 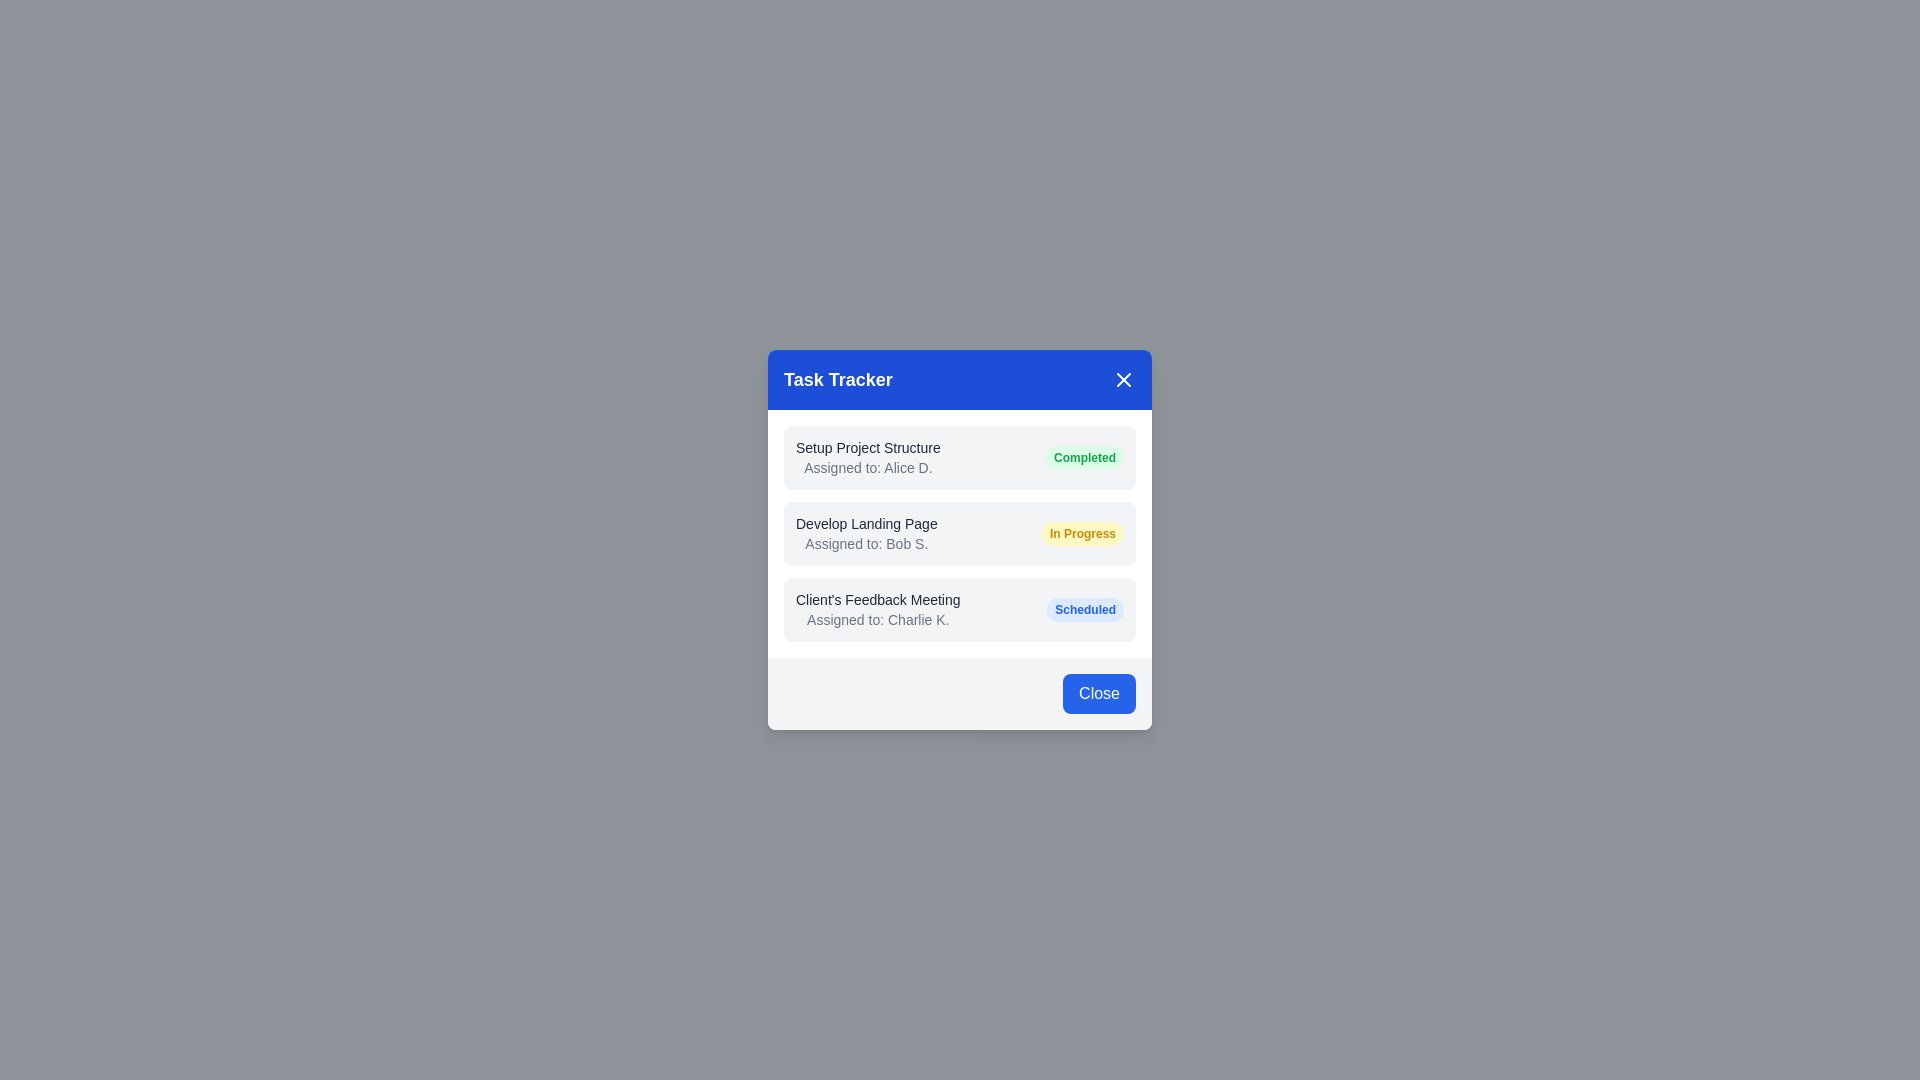 What do you see at coordinates (960, 532) in the screenshot?
I see `the task details area for Develop Landing Page` at bounding box center [960, 532].